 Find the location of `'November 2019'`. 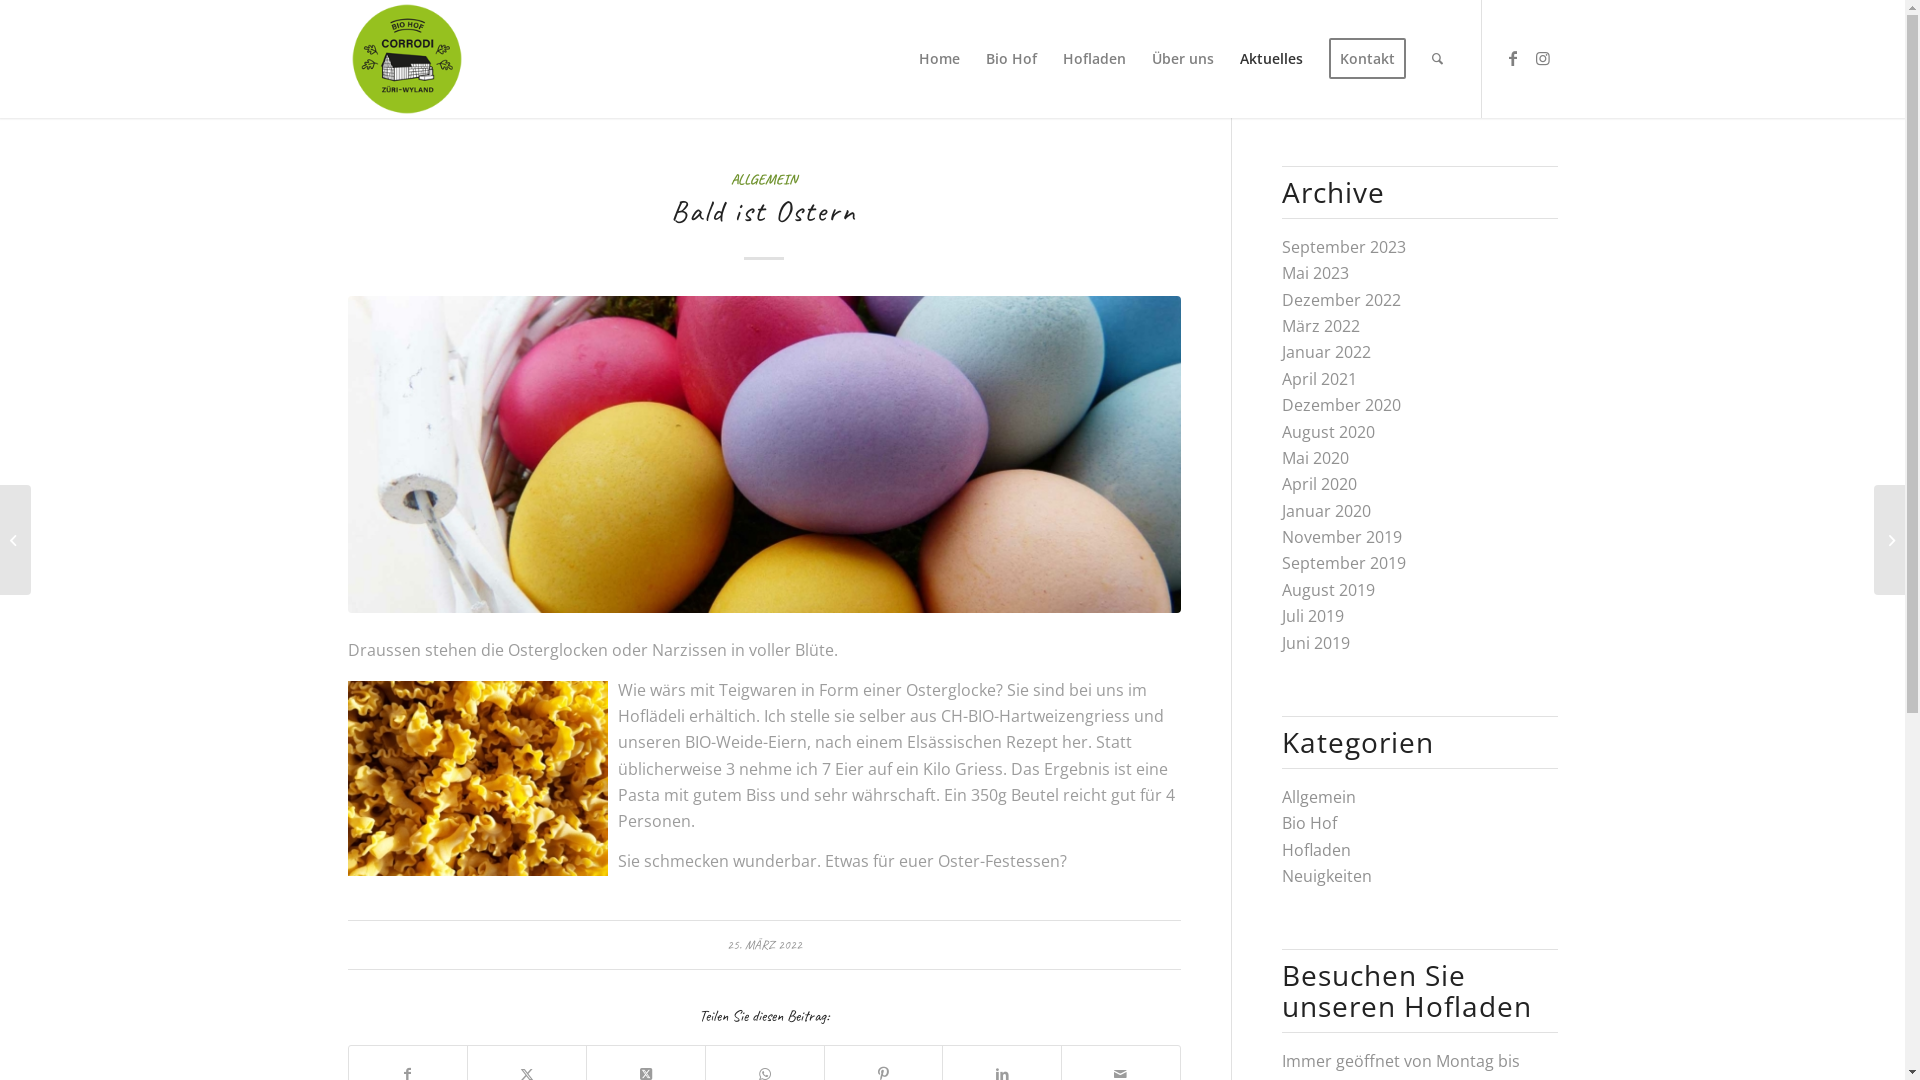

'November 2019' is located at coordinates (1342, 535).